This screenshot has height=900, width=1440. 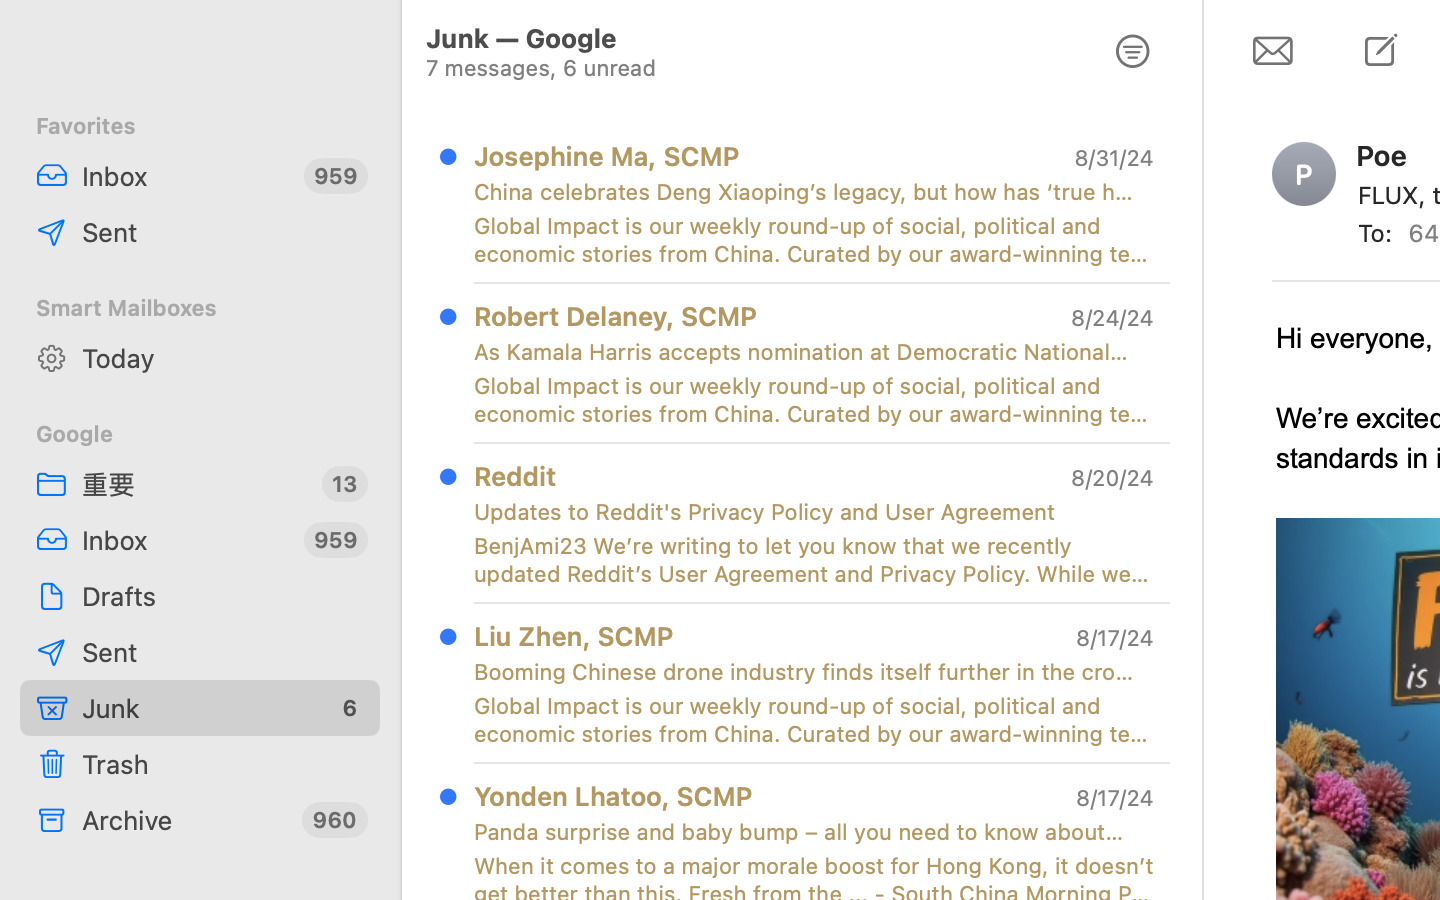 I want to click on 'Hi everyone,', so click(x=1354, y=338).